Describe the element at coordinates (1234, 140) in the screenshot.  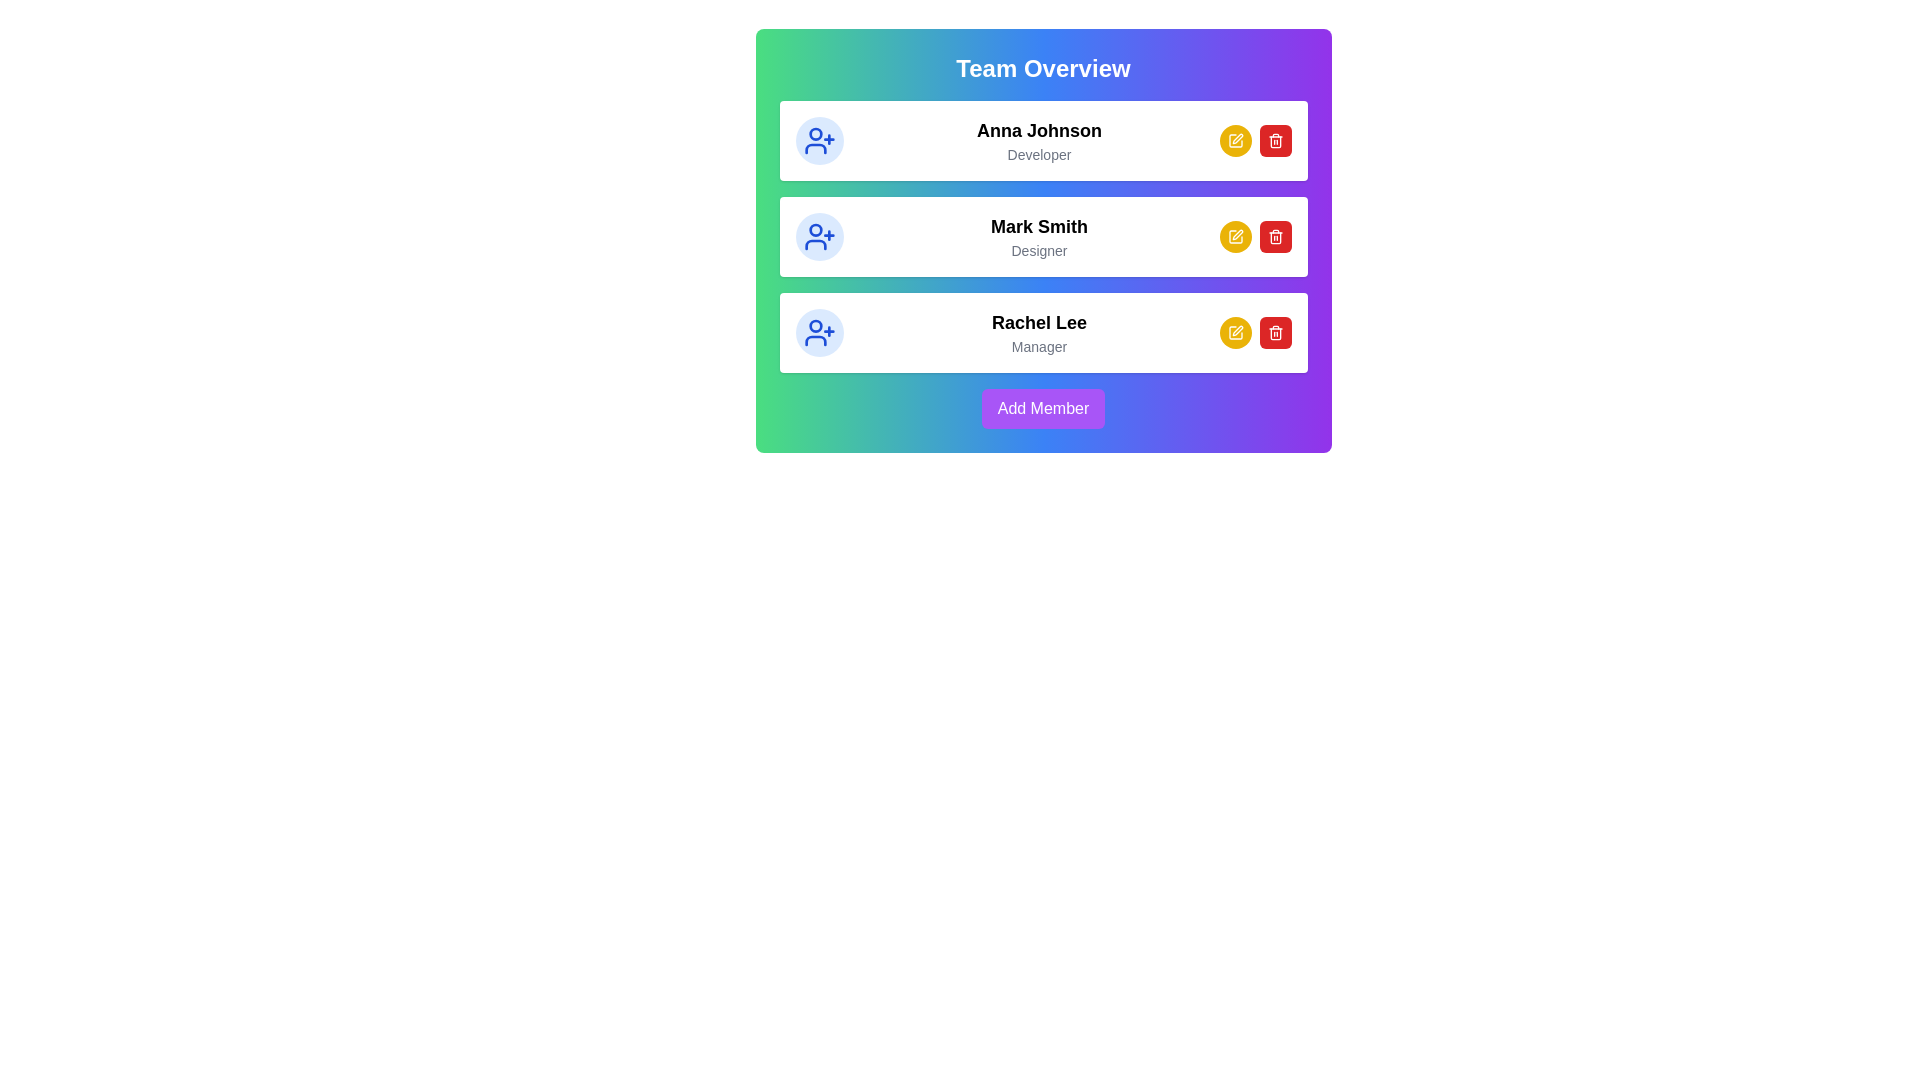
I see `the circular yellow button with a white pen icon located to the right of 'Anna Johnson' in the 'Team Overview' section` at that location.